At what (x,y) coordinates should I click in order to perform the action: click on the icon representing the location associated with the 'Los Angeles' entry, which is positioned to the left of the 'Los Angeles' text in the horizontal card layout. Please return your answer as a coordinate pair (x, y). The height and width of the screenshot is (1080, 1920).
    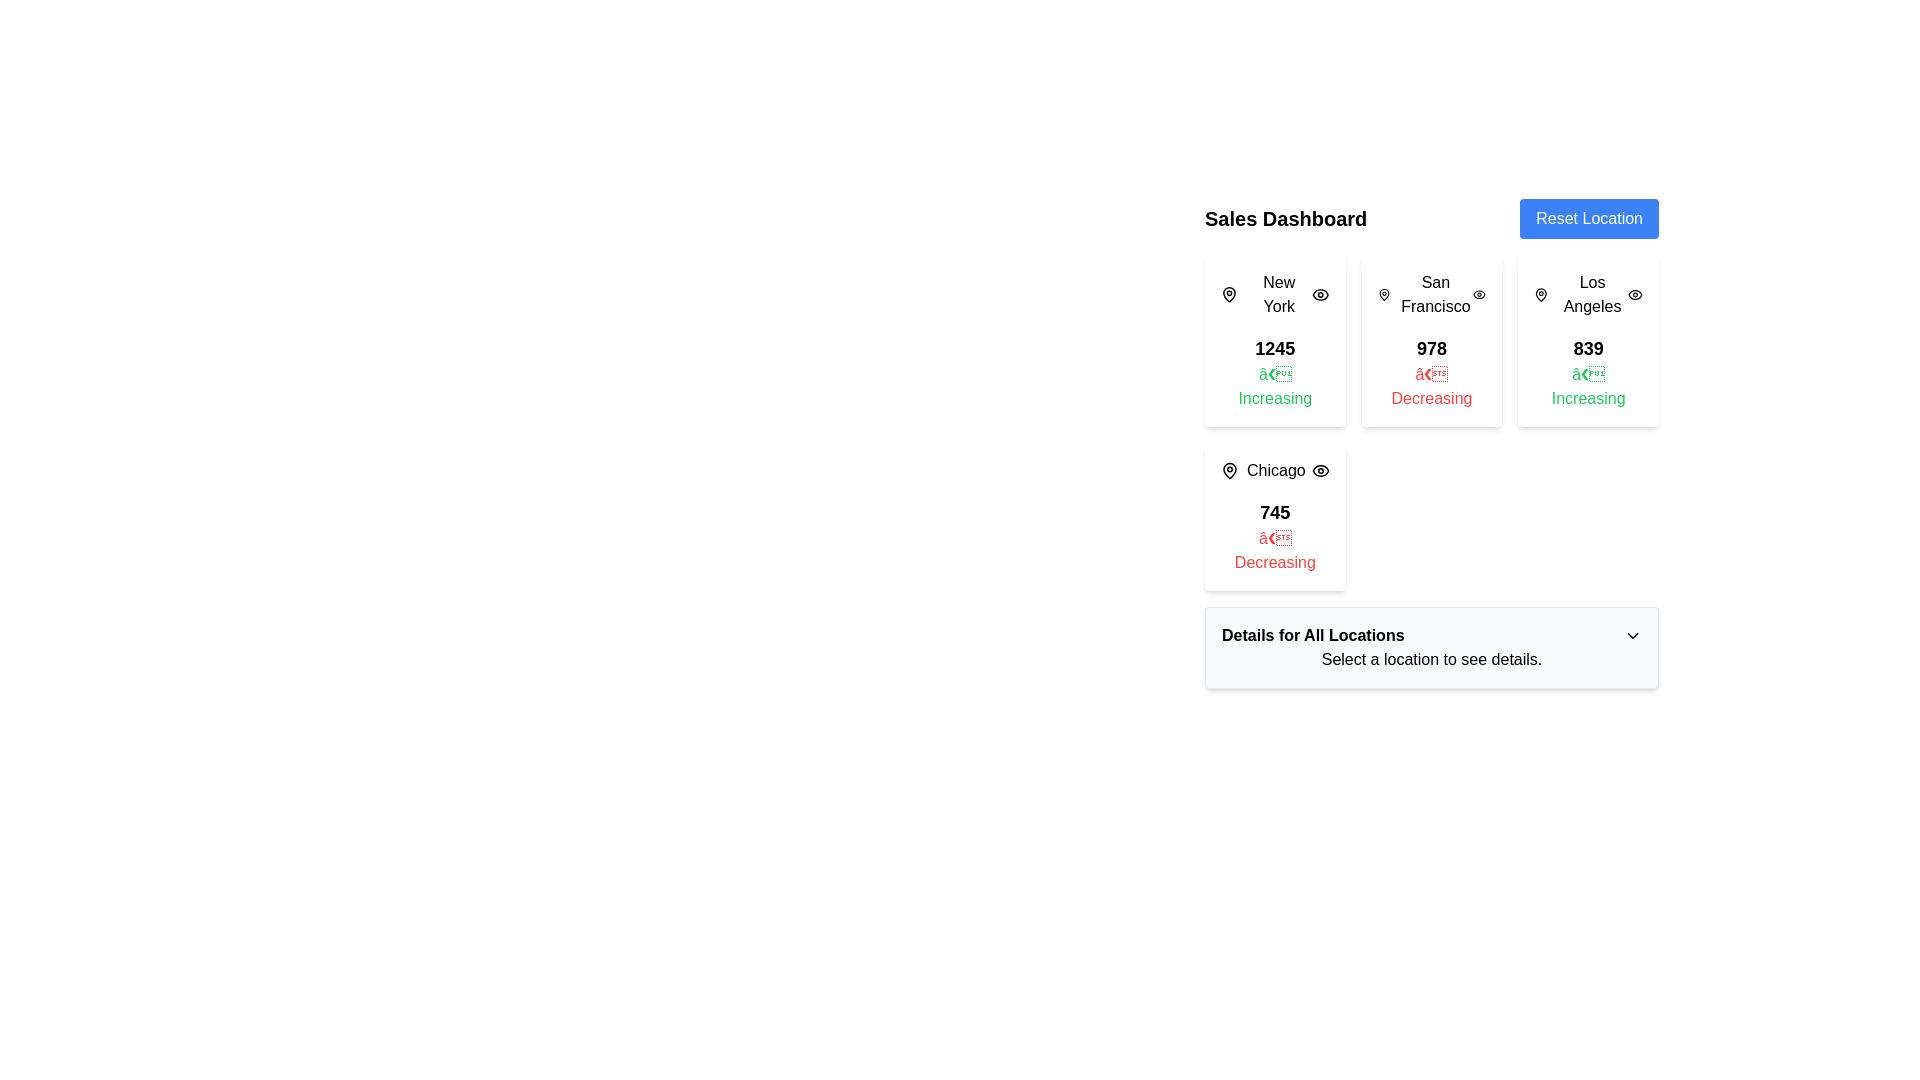
    Looking at the image, I should click on (1540, 294).